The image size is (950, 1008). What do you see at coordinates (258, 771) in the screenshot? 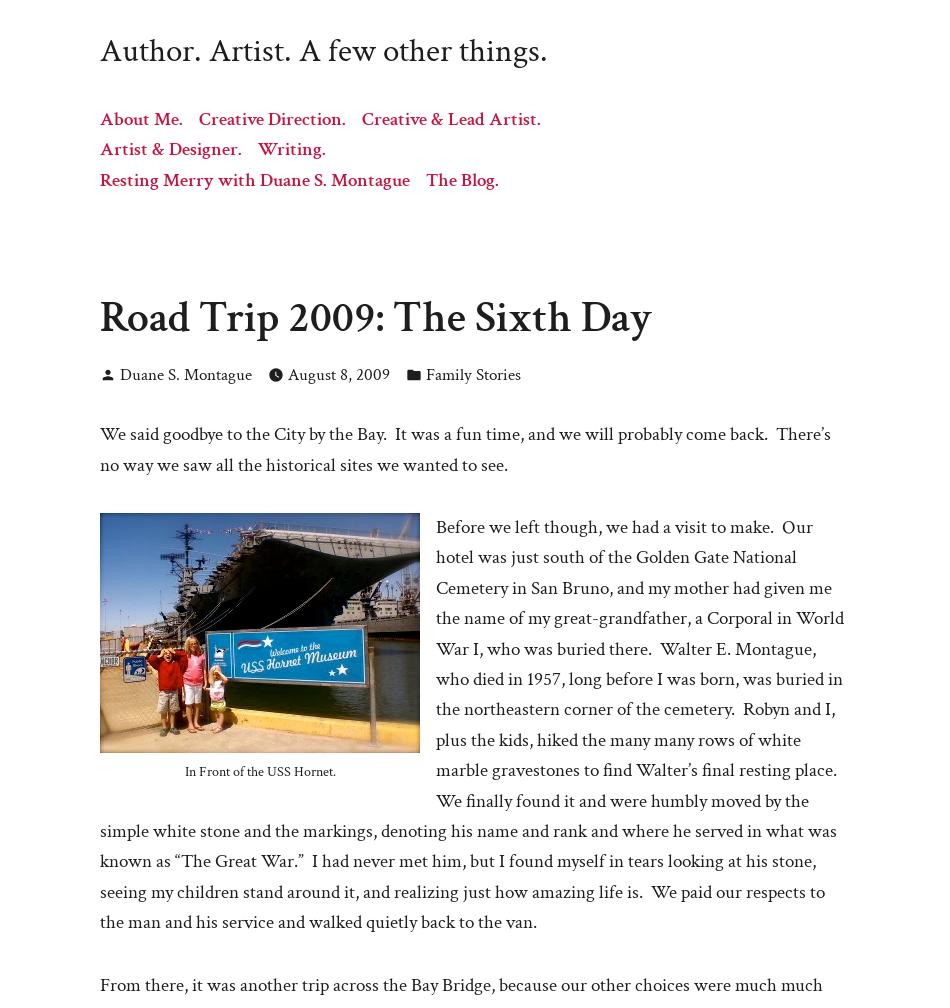
I see `'In Front of the USS Hornet.'` at bounding box center [258, 771].